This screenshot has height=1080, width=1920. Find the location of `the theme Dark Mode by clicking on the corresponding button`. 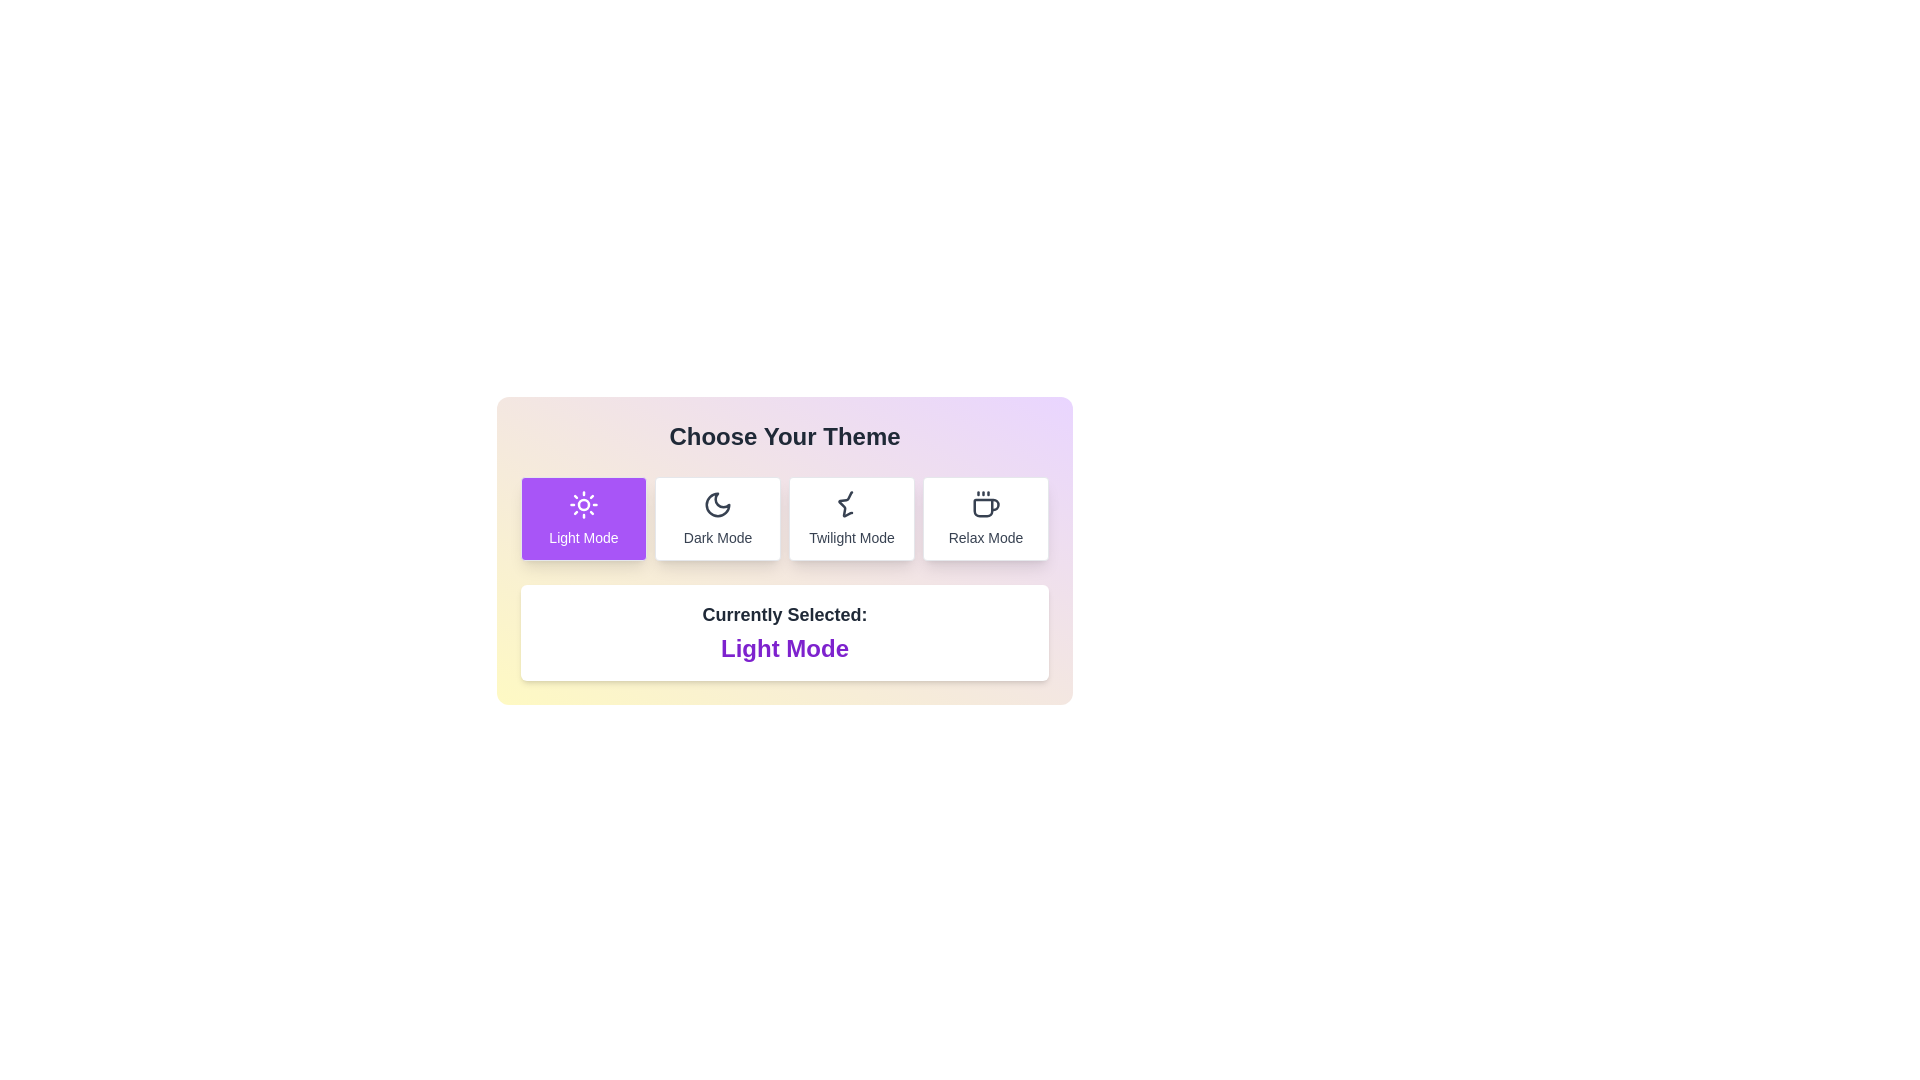

the theme Dark Mode by clicking on the corresponding button is located at coordinates (718, 518).